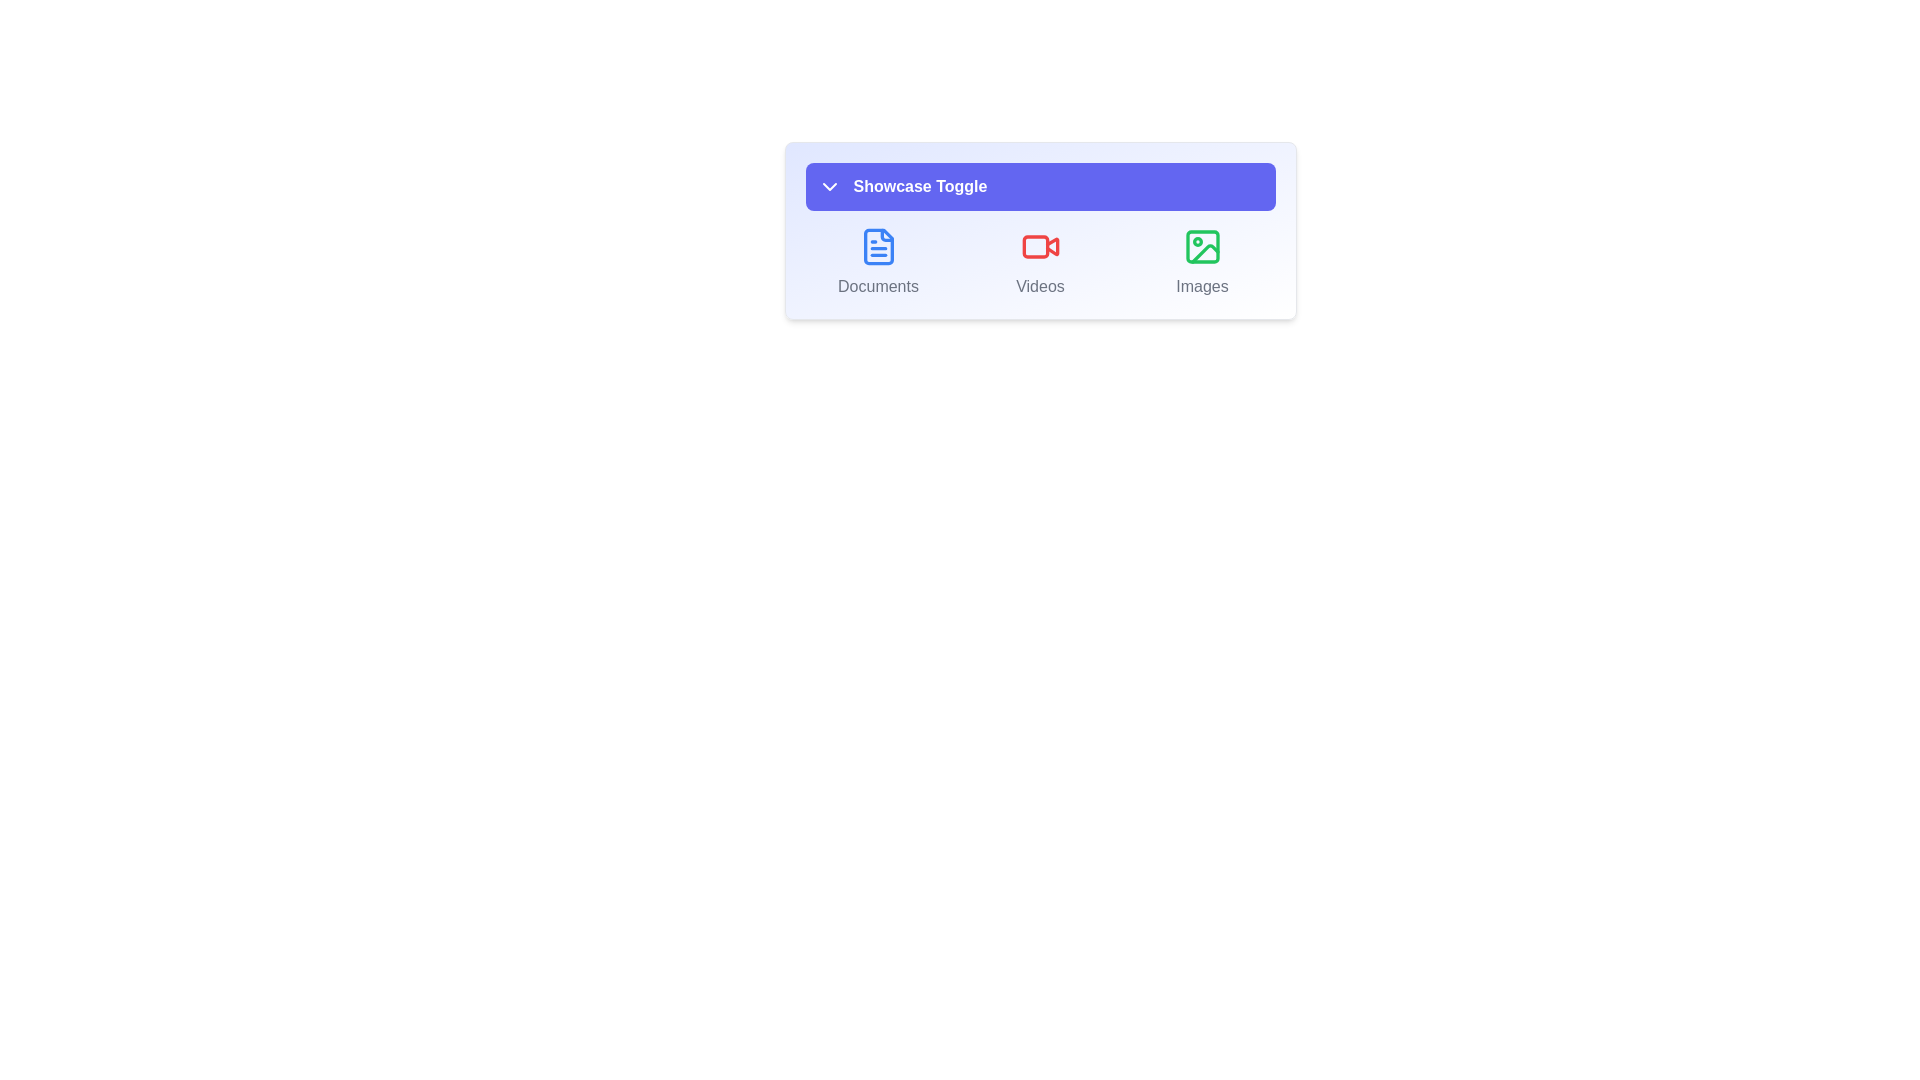 Image resolution: width=1920 pixels, height=1080 pixels. I want to click on the Videos icon located centrally between the blue document icon and the green image icon, below the Showcase Toggle header, so click(1040, 245).